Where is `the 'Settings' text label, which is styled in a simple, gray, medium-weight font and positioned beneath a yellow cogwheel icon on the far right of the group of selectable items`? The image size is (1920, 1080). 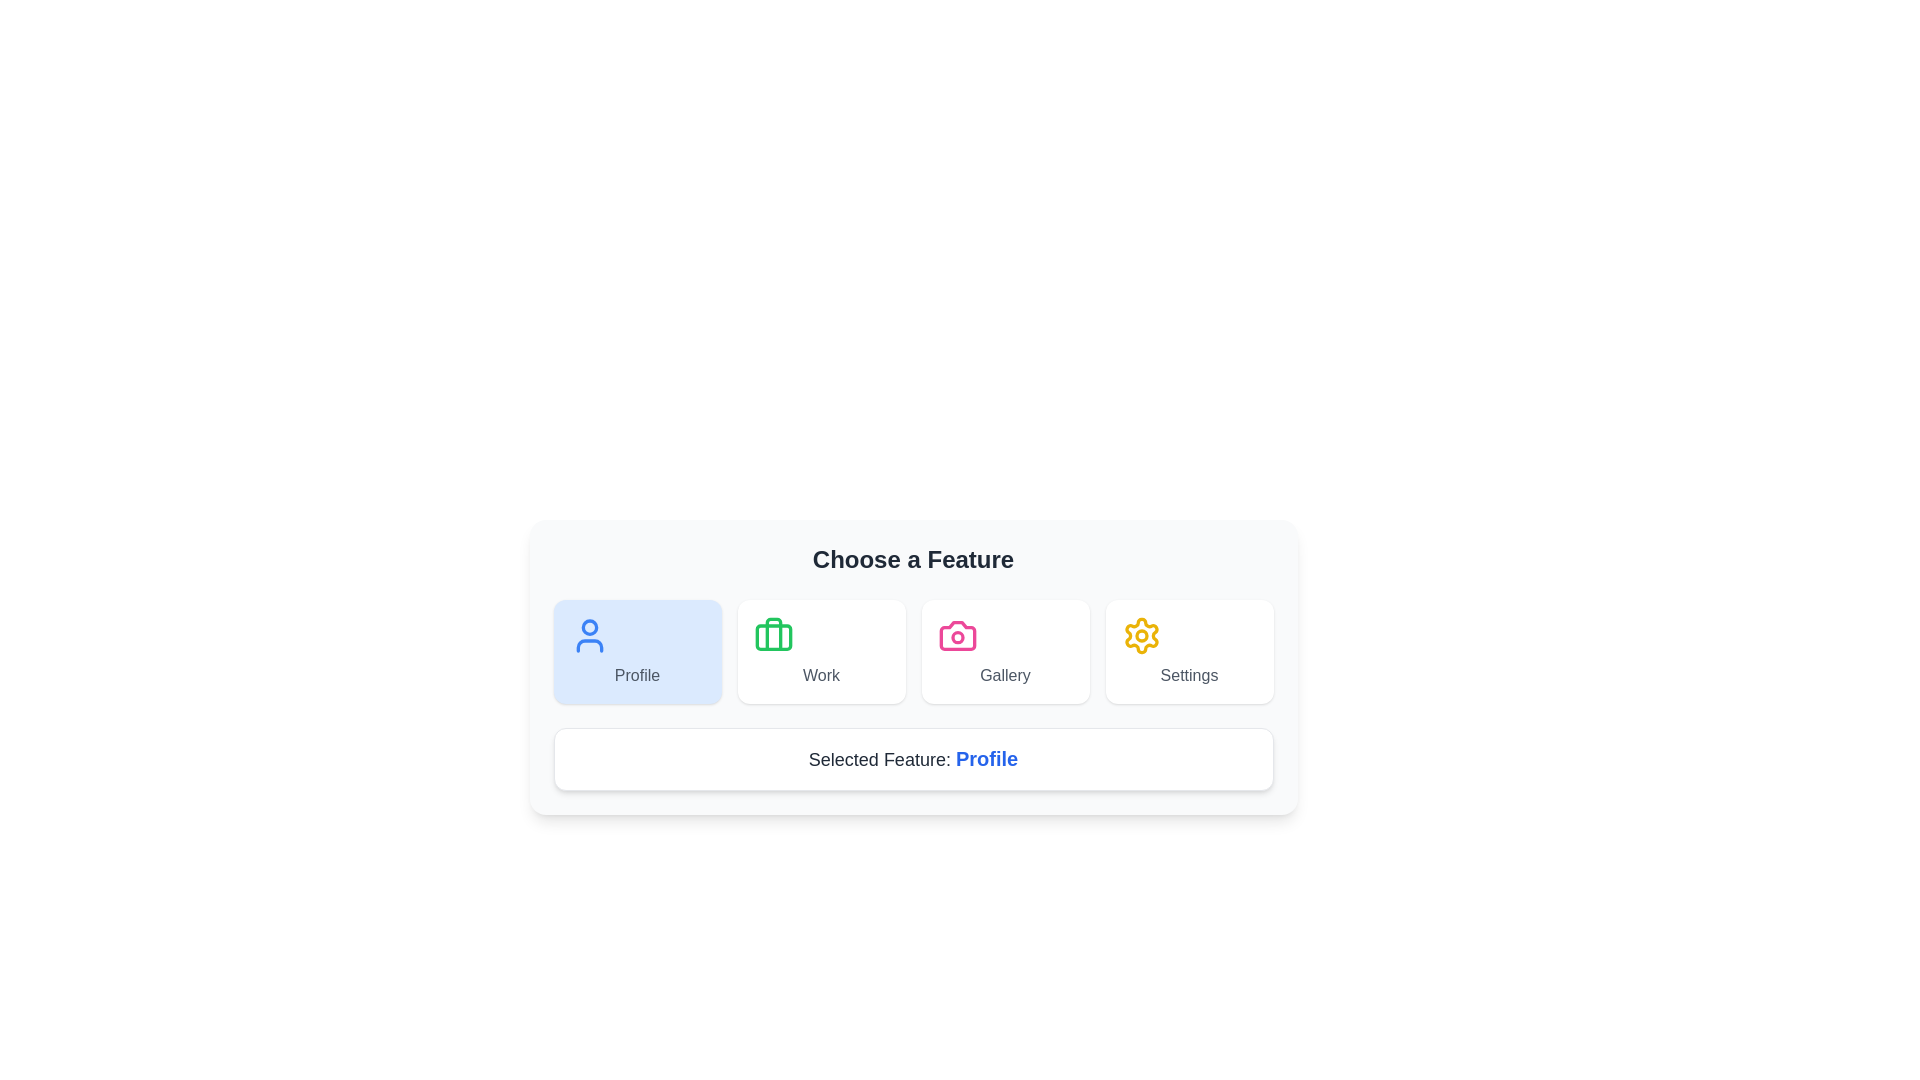 the 'Settings' text label, which is styled in a simple, gray, medium-weight font and positioned beneath a yellow cogwheel icon on the far right of the group of selectable items is located at coordinates (1189, 675).